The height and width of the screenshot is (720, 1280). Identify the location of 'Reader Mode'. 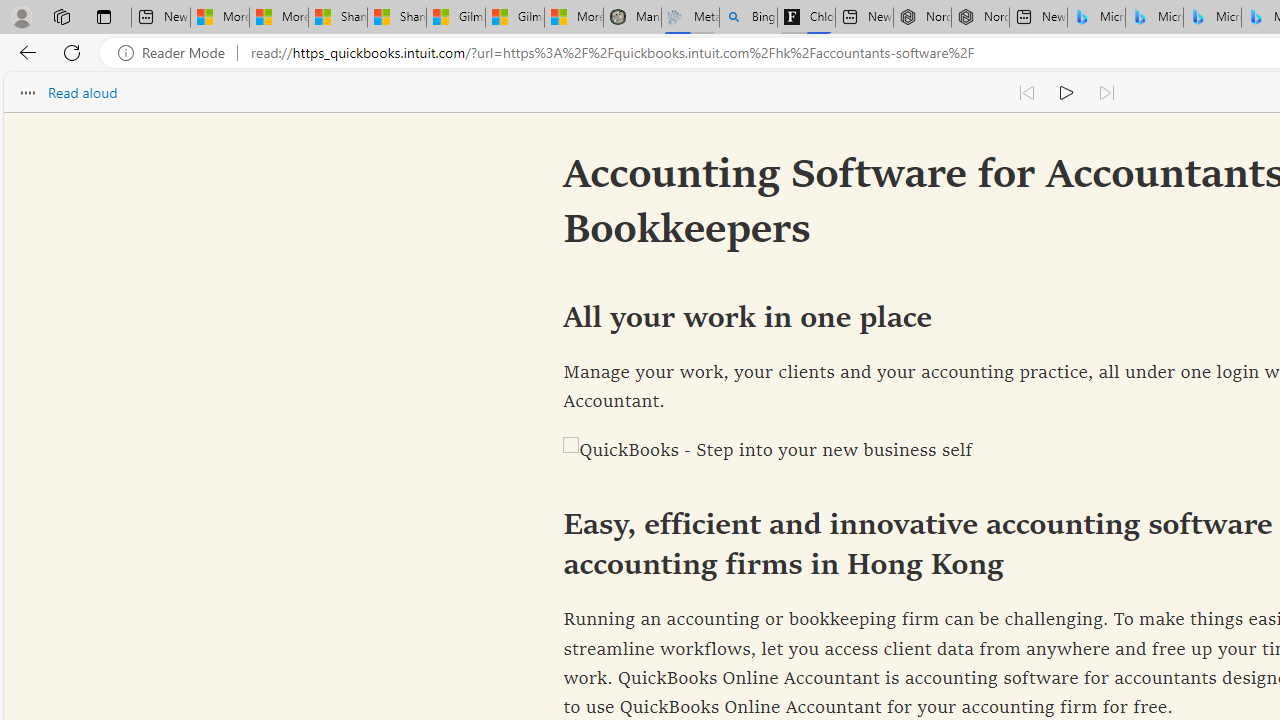
(177, 52).